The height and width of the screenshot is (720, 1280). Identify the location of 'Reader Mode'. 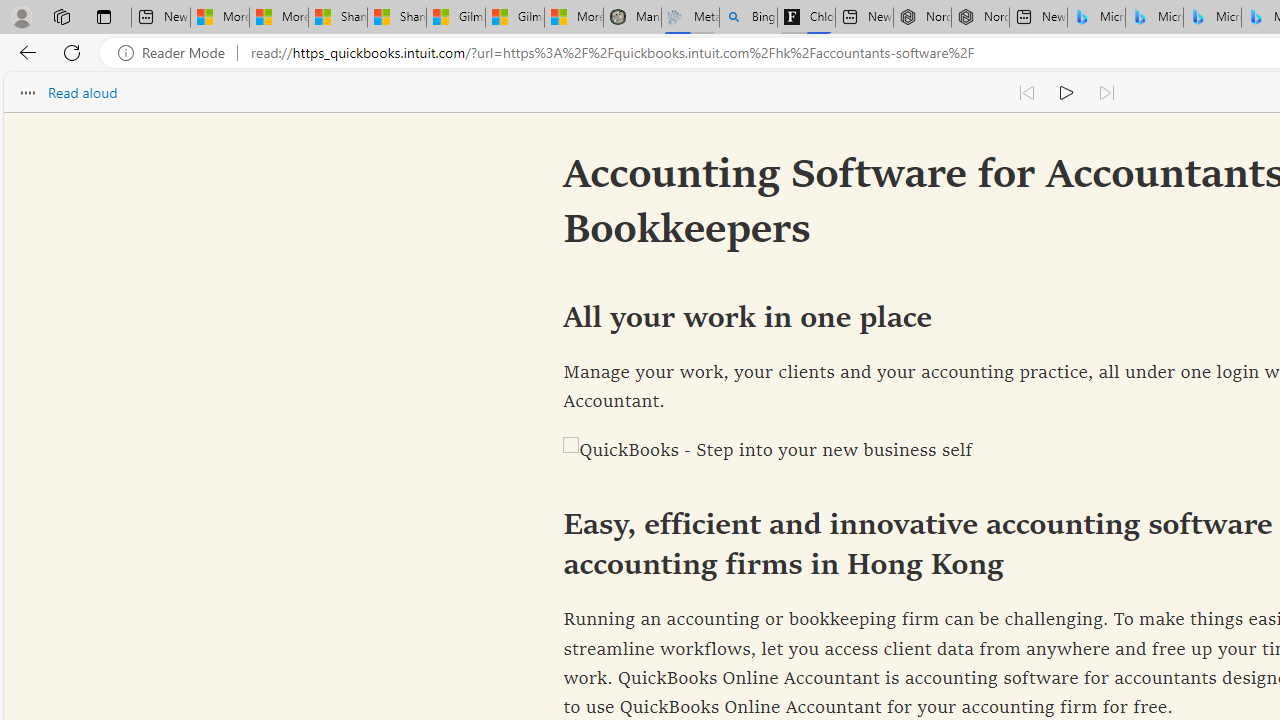
(177, 52).